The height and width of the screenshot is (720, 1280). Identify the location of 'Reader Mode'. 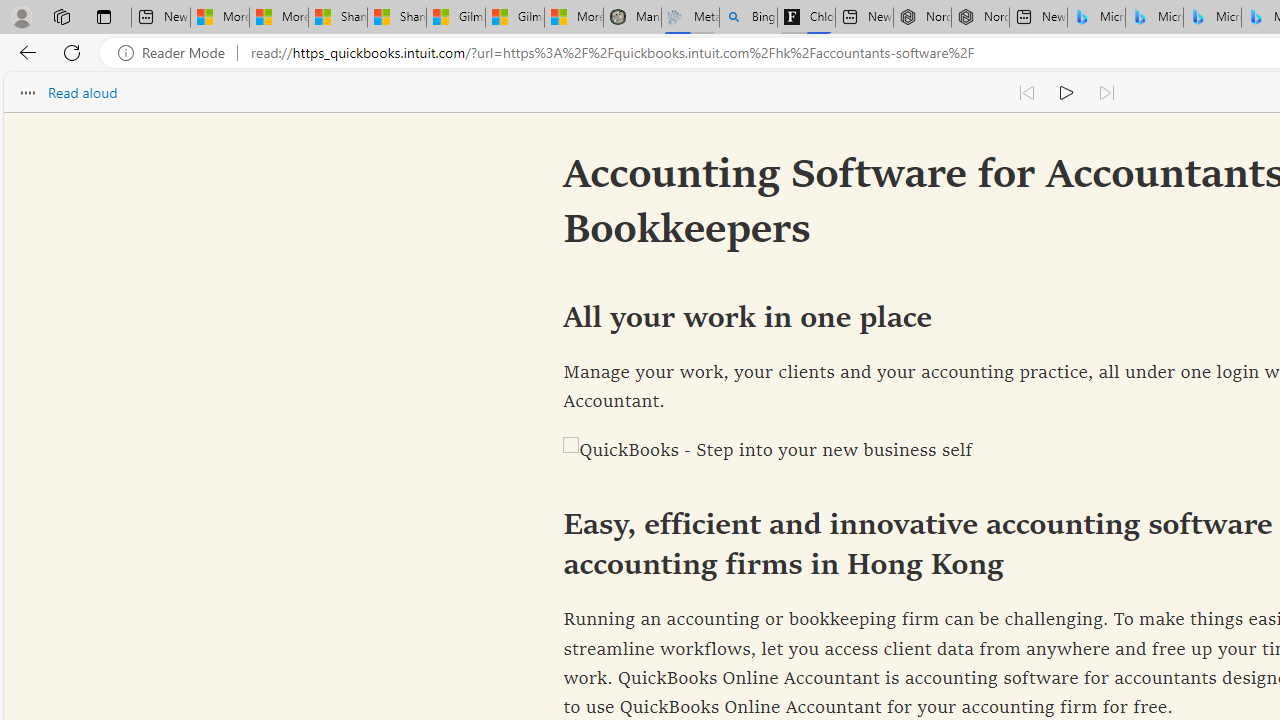
(177, 52).